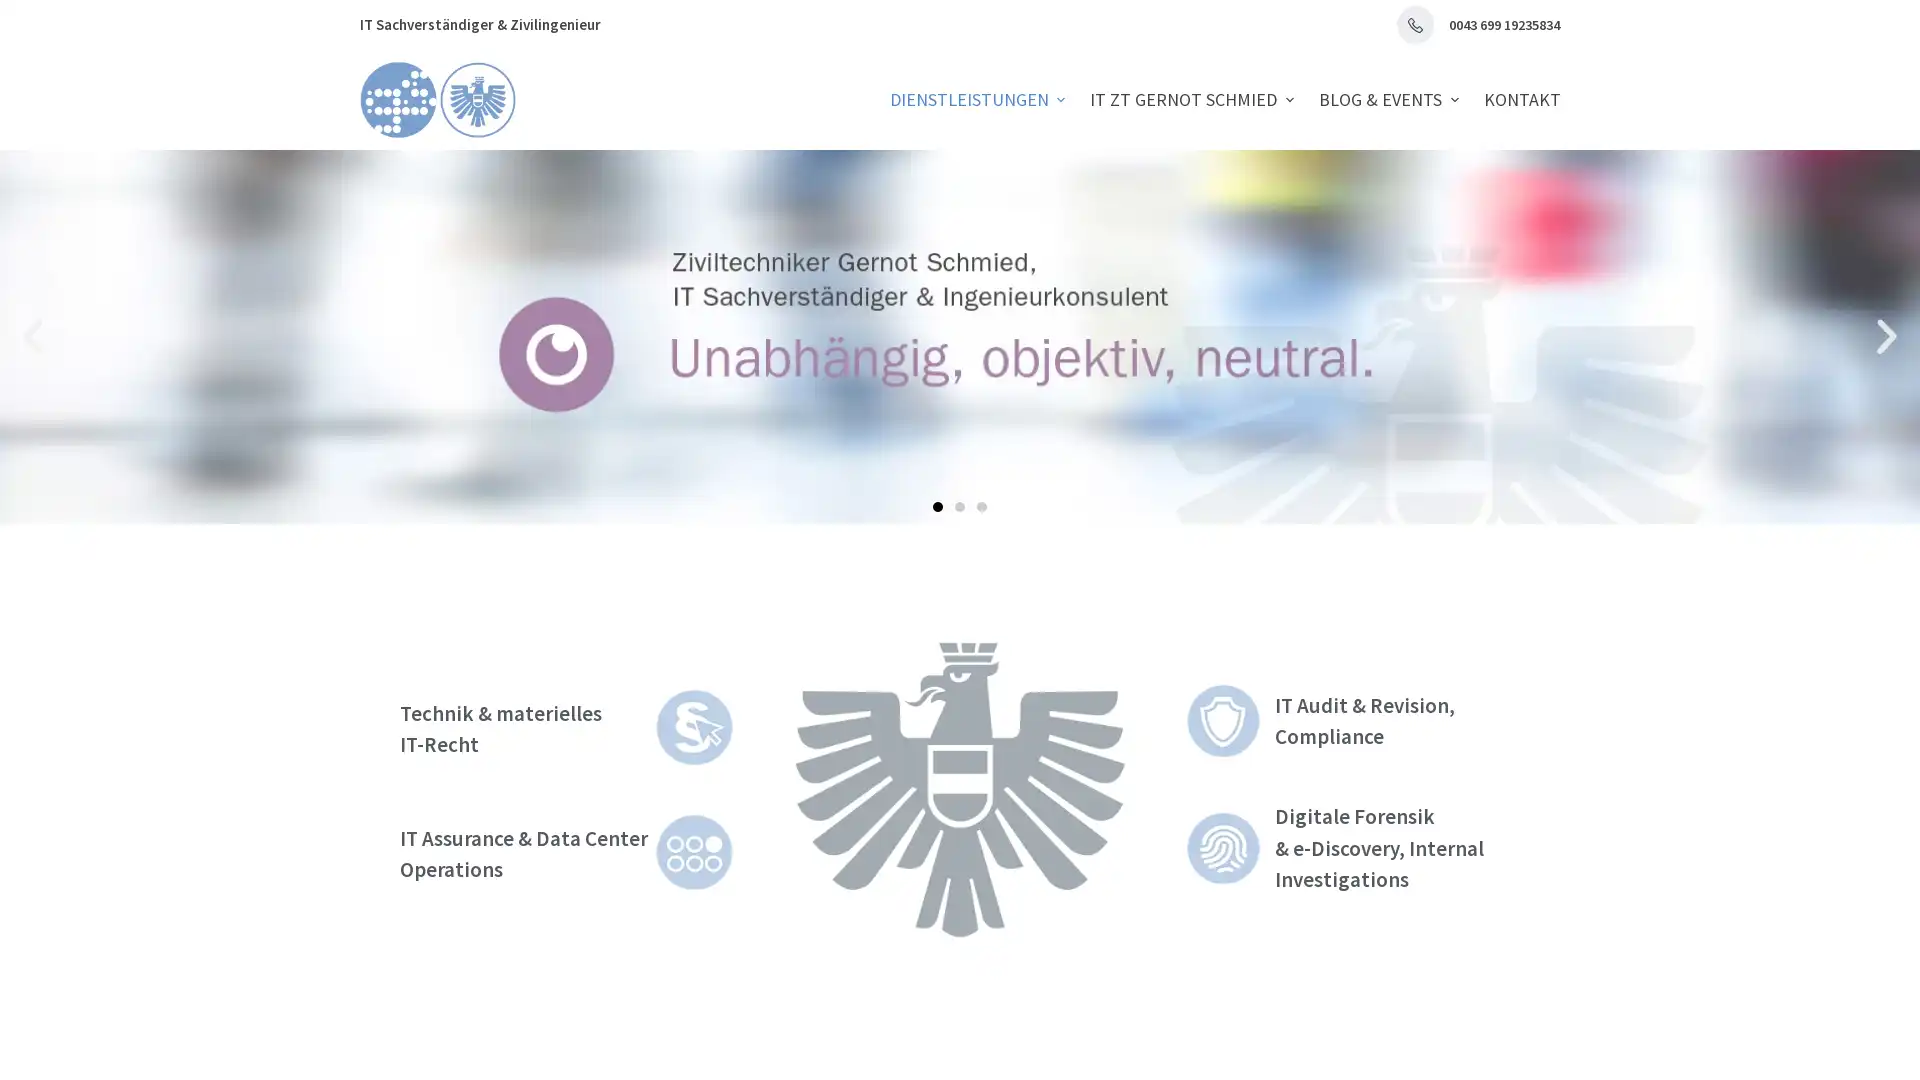 The image size is (1920, 1080). Describe the element at coordinates (1454, 100) in the screenshot. I see `Expand dropdown menu` at that location.